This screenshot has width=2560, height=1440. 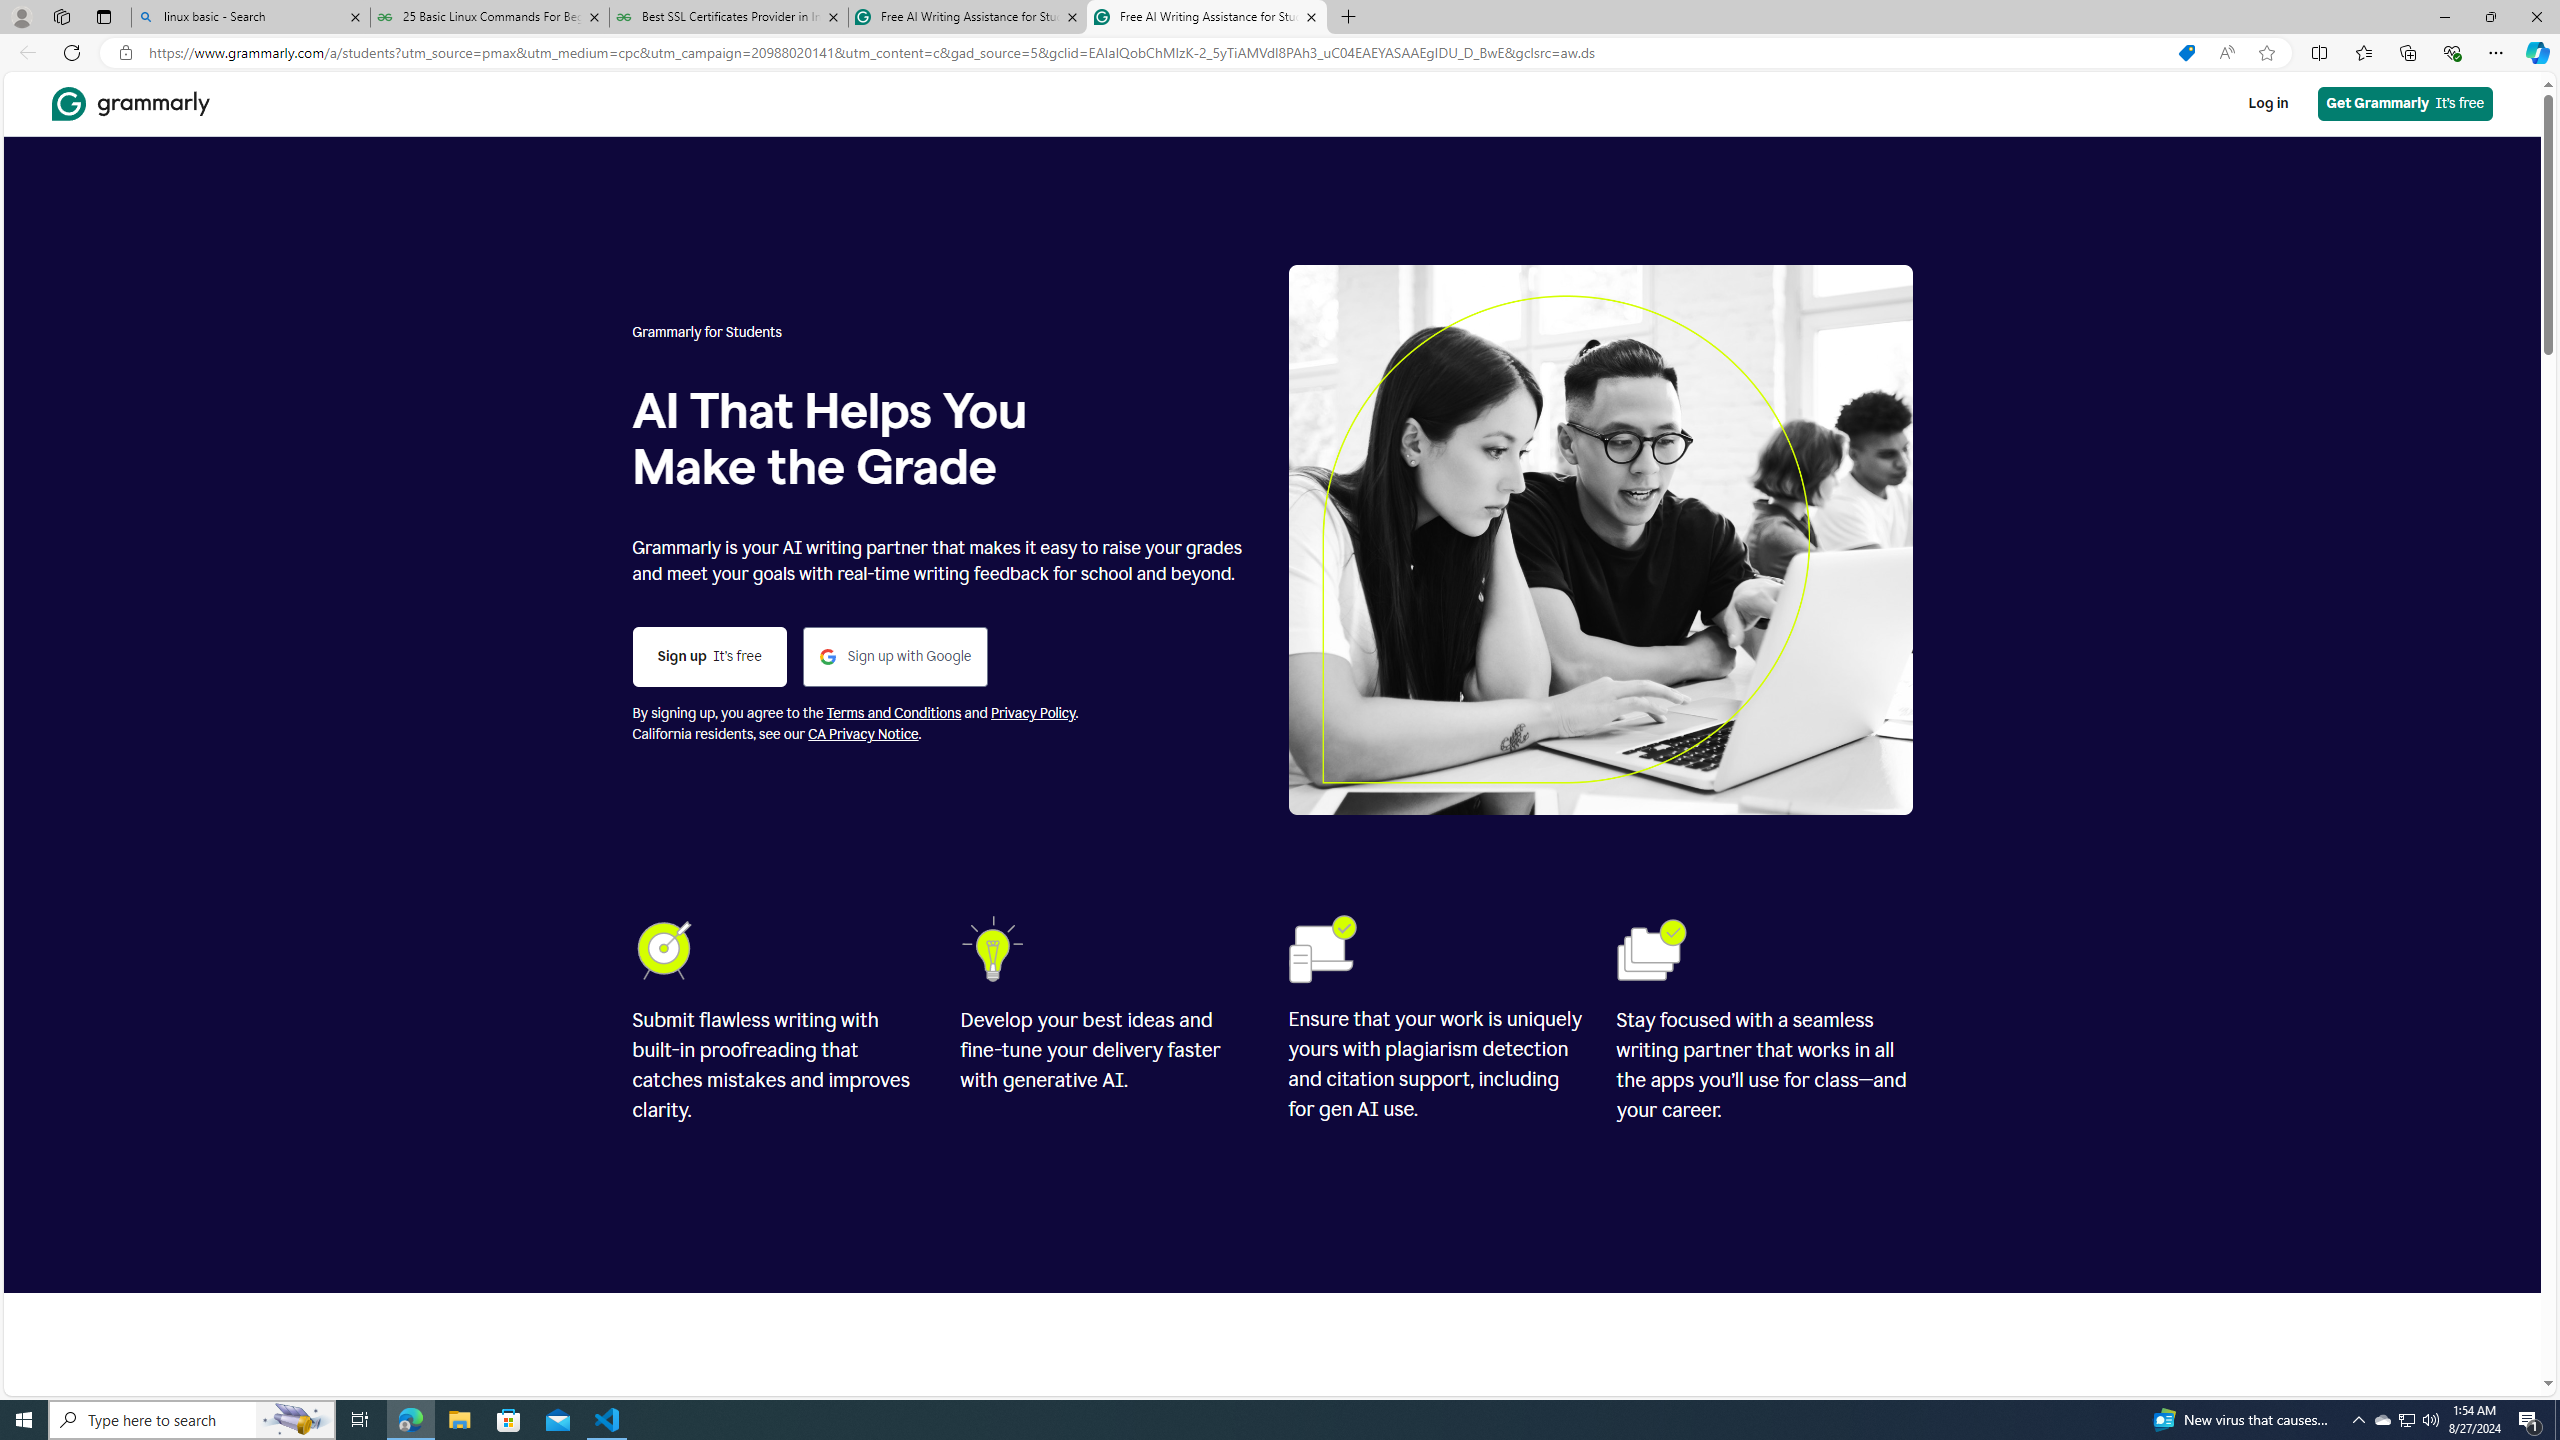 What do you see at coordinates (729, 16) in the screenshot?
I see `'Best SSL Certificates Provider in India - GeeksforGeeks'` at bounding box center [729, 16].